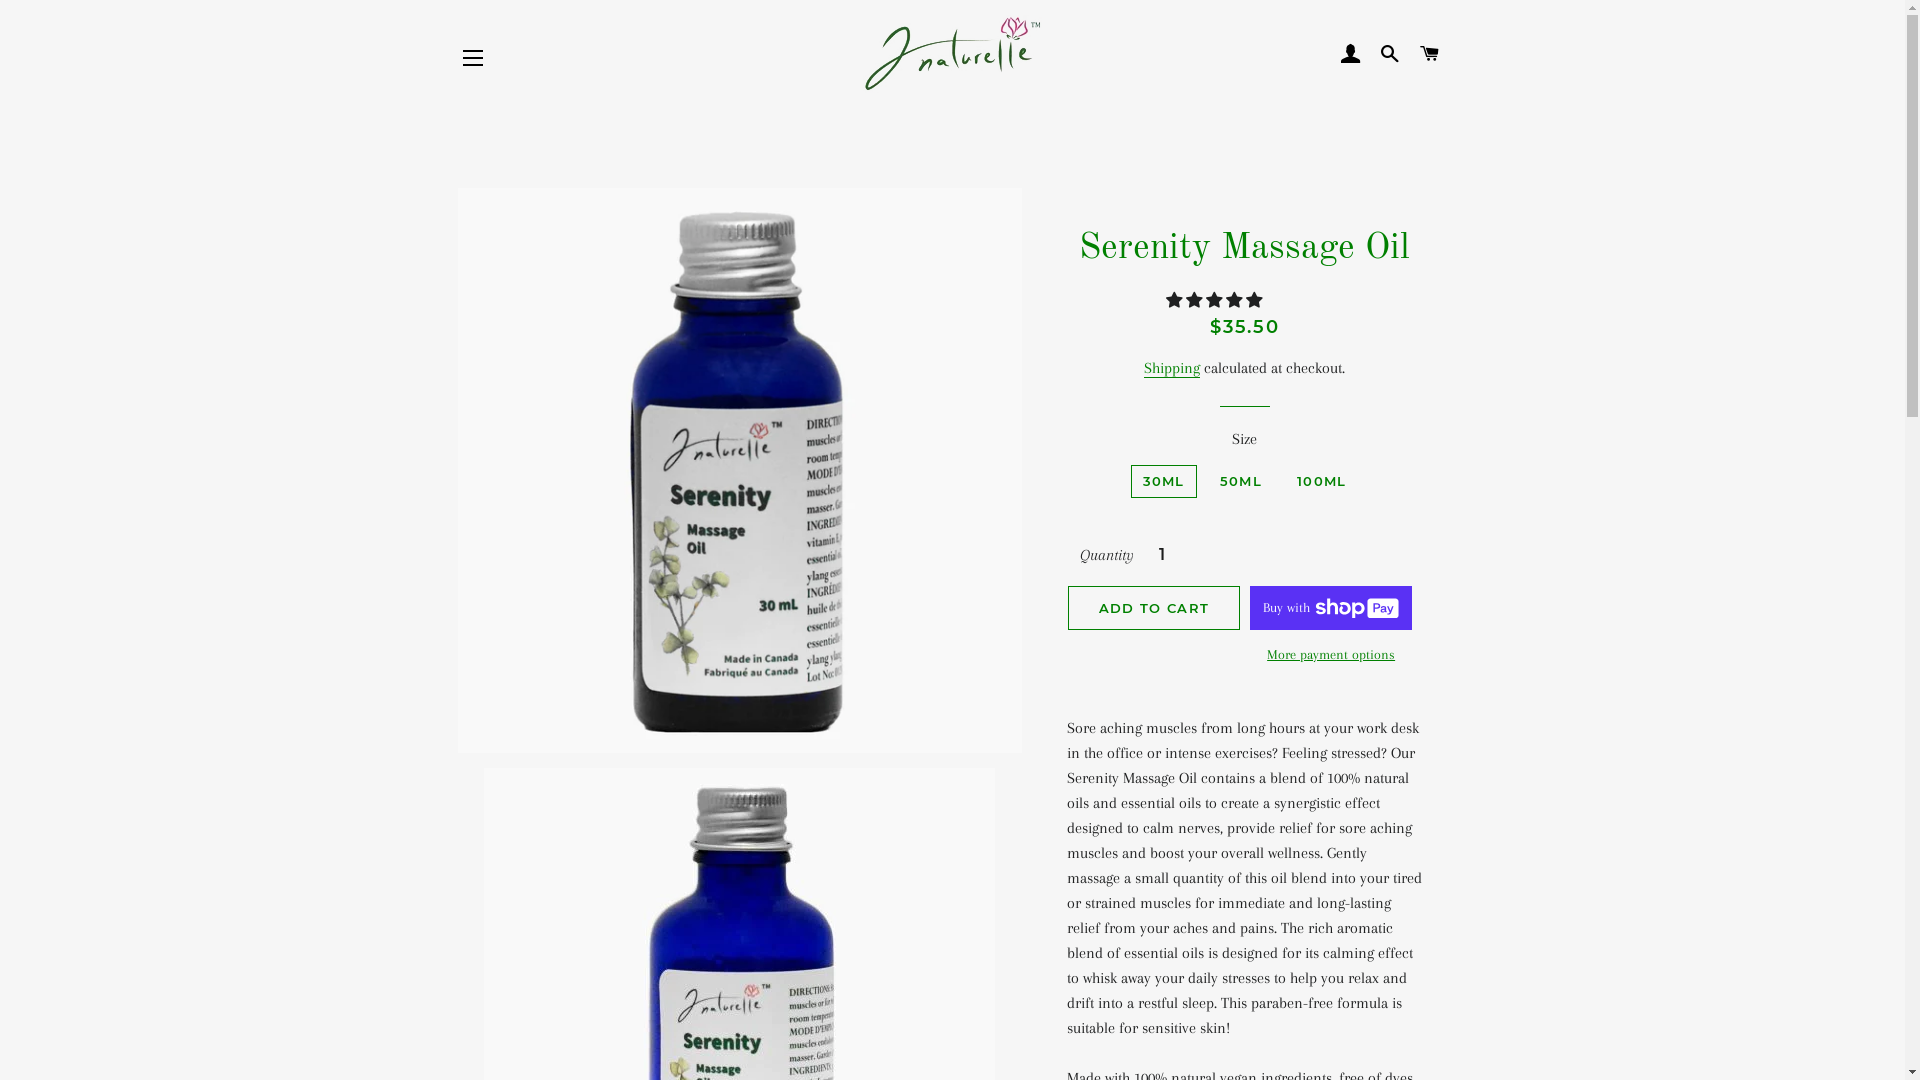  I want to click on 'SEARCH', so click(1389, 53).